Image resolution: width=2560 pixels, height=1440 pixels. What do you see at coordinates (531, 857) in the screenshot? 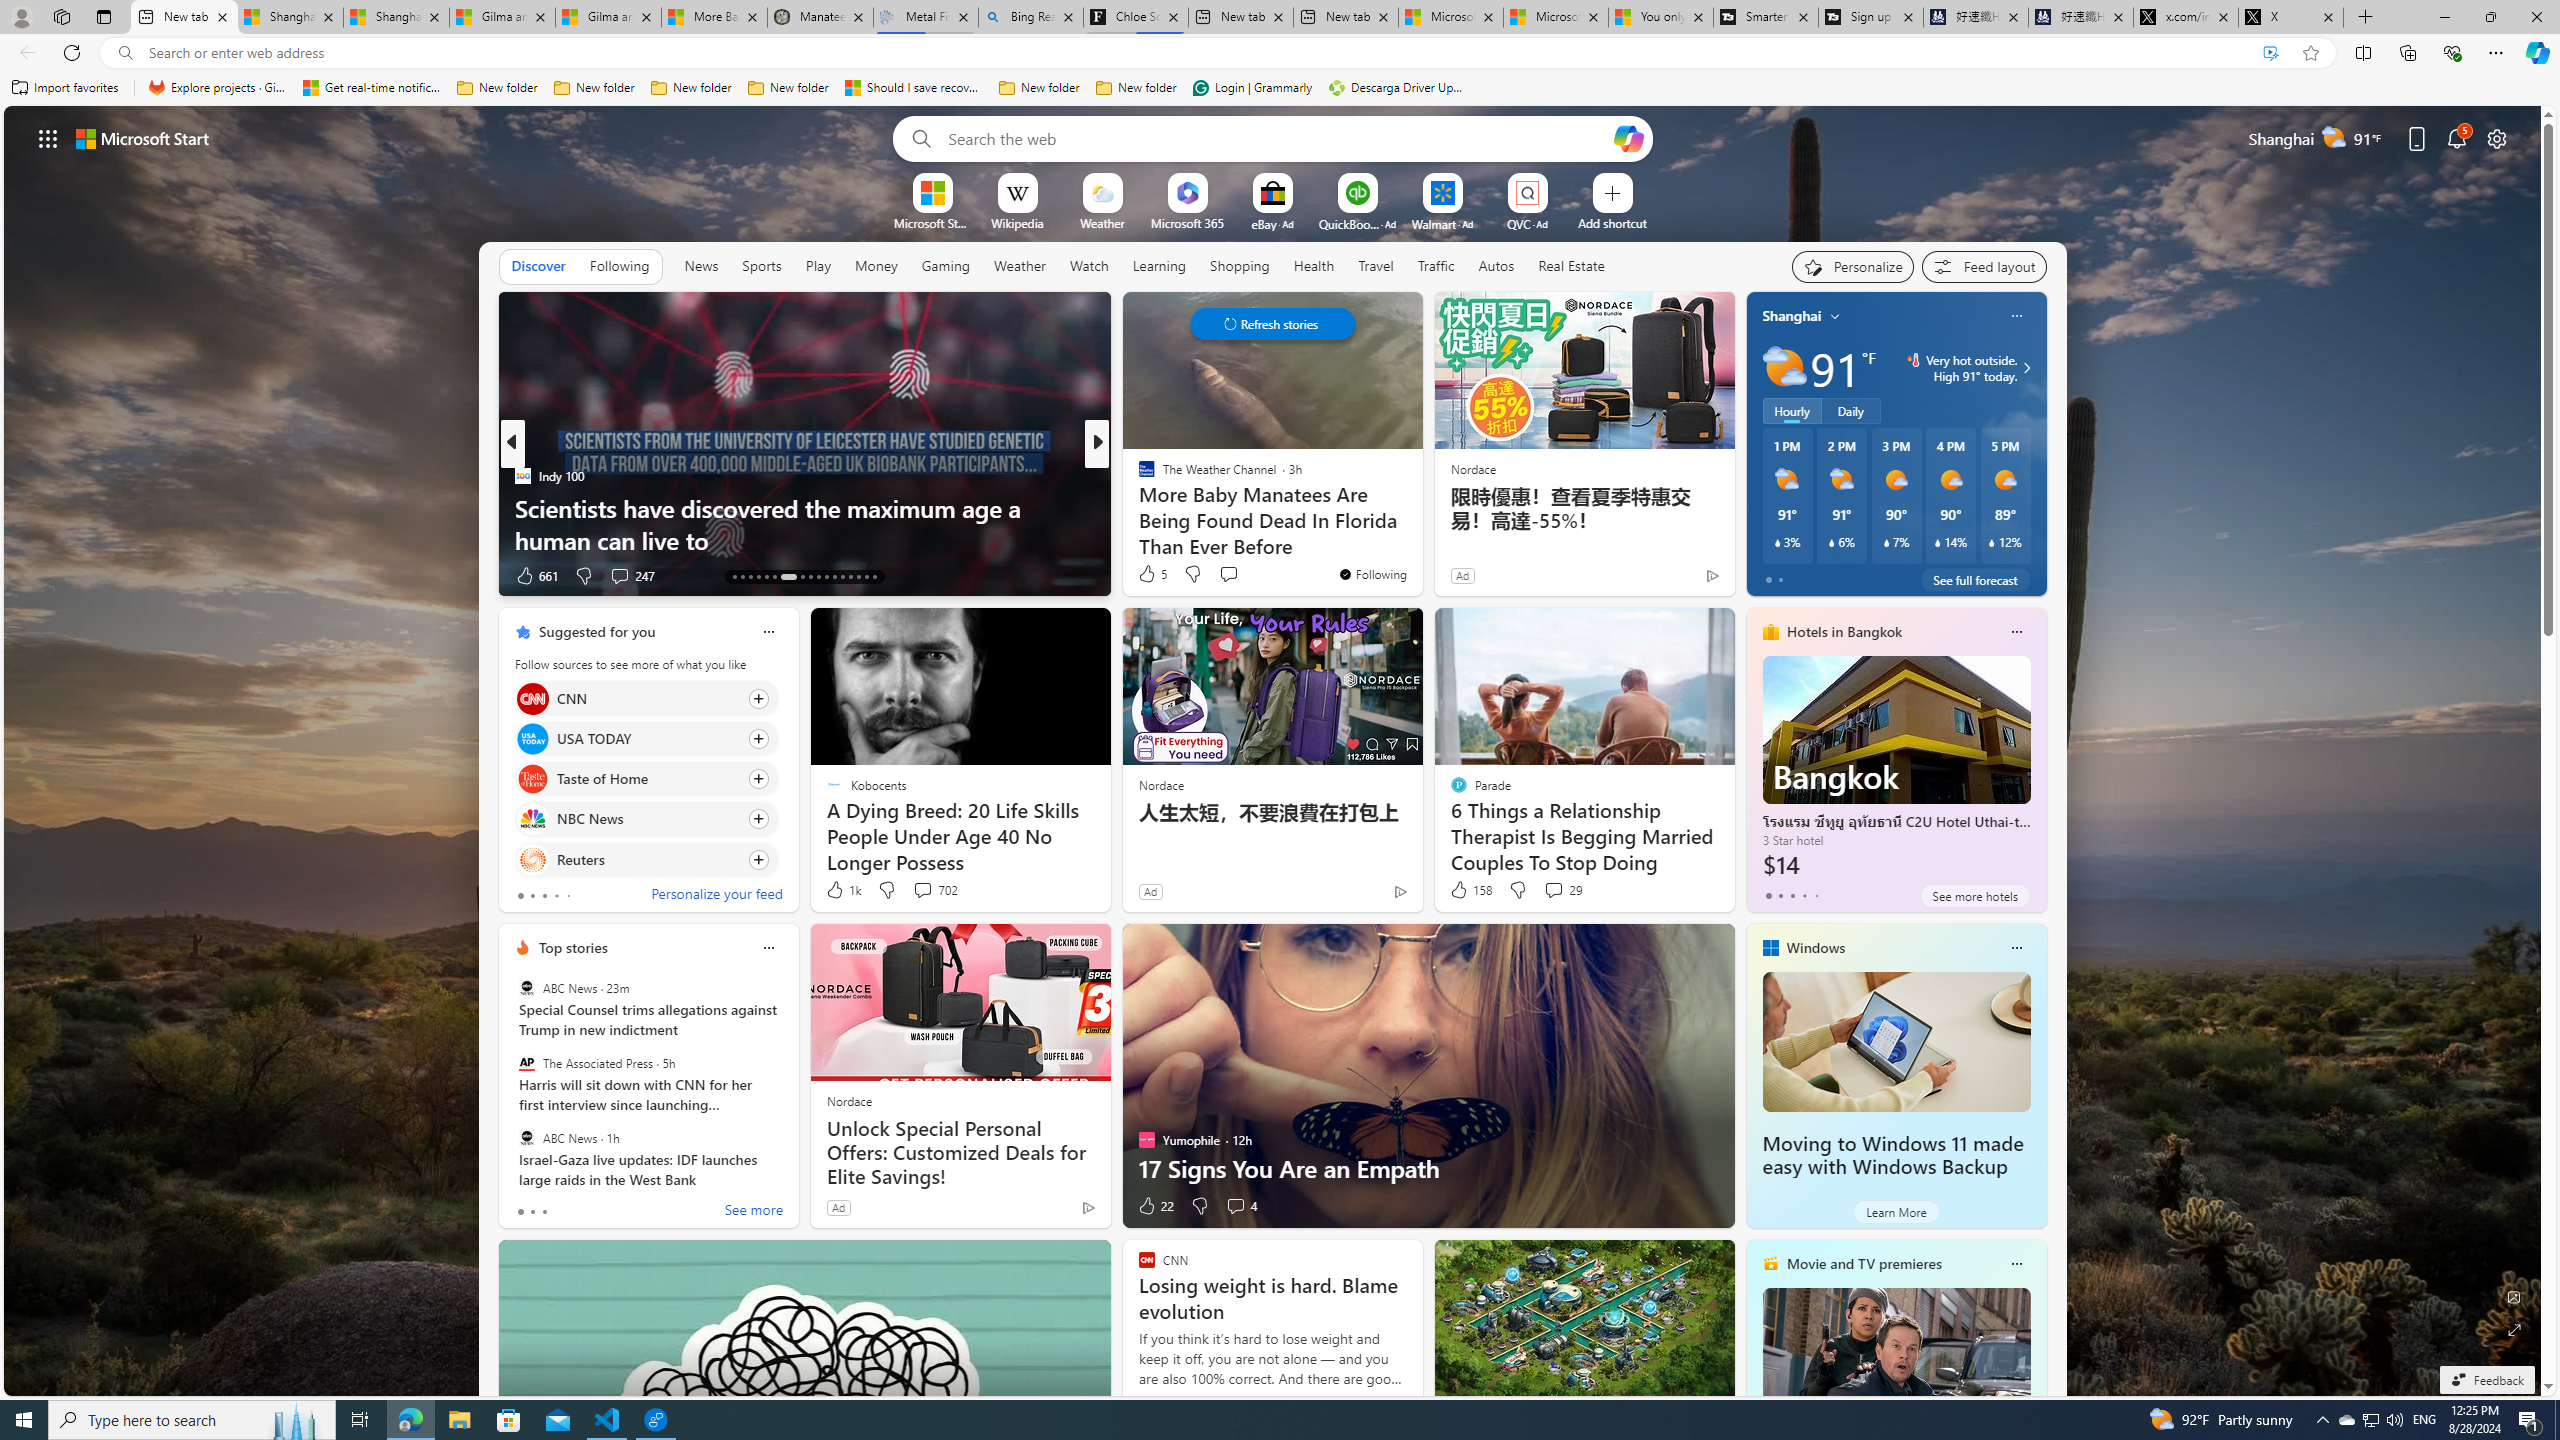
I see `'Reuters'` at bounding box center [531, 857].